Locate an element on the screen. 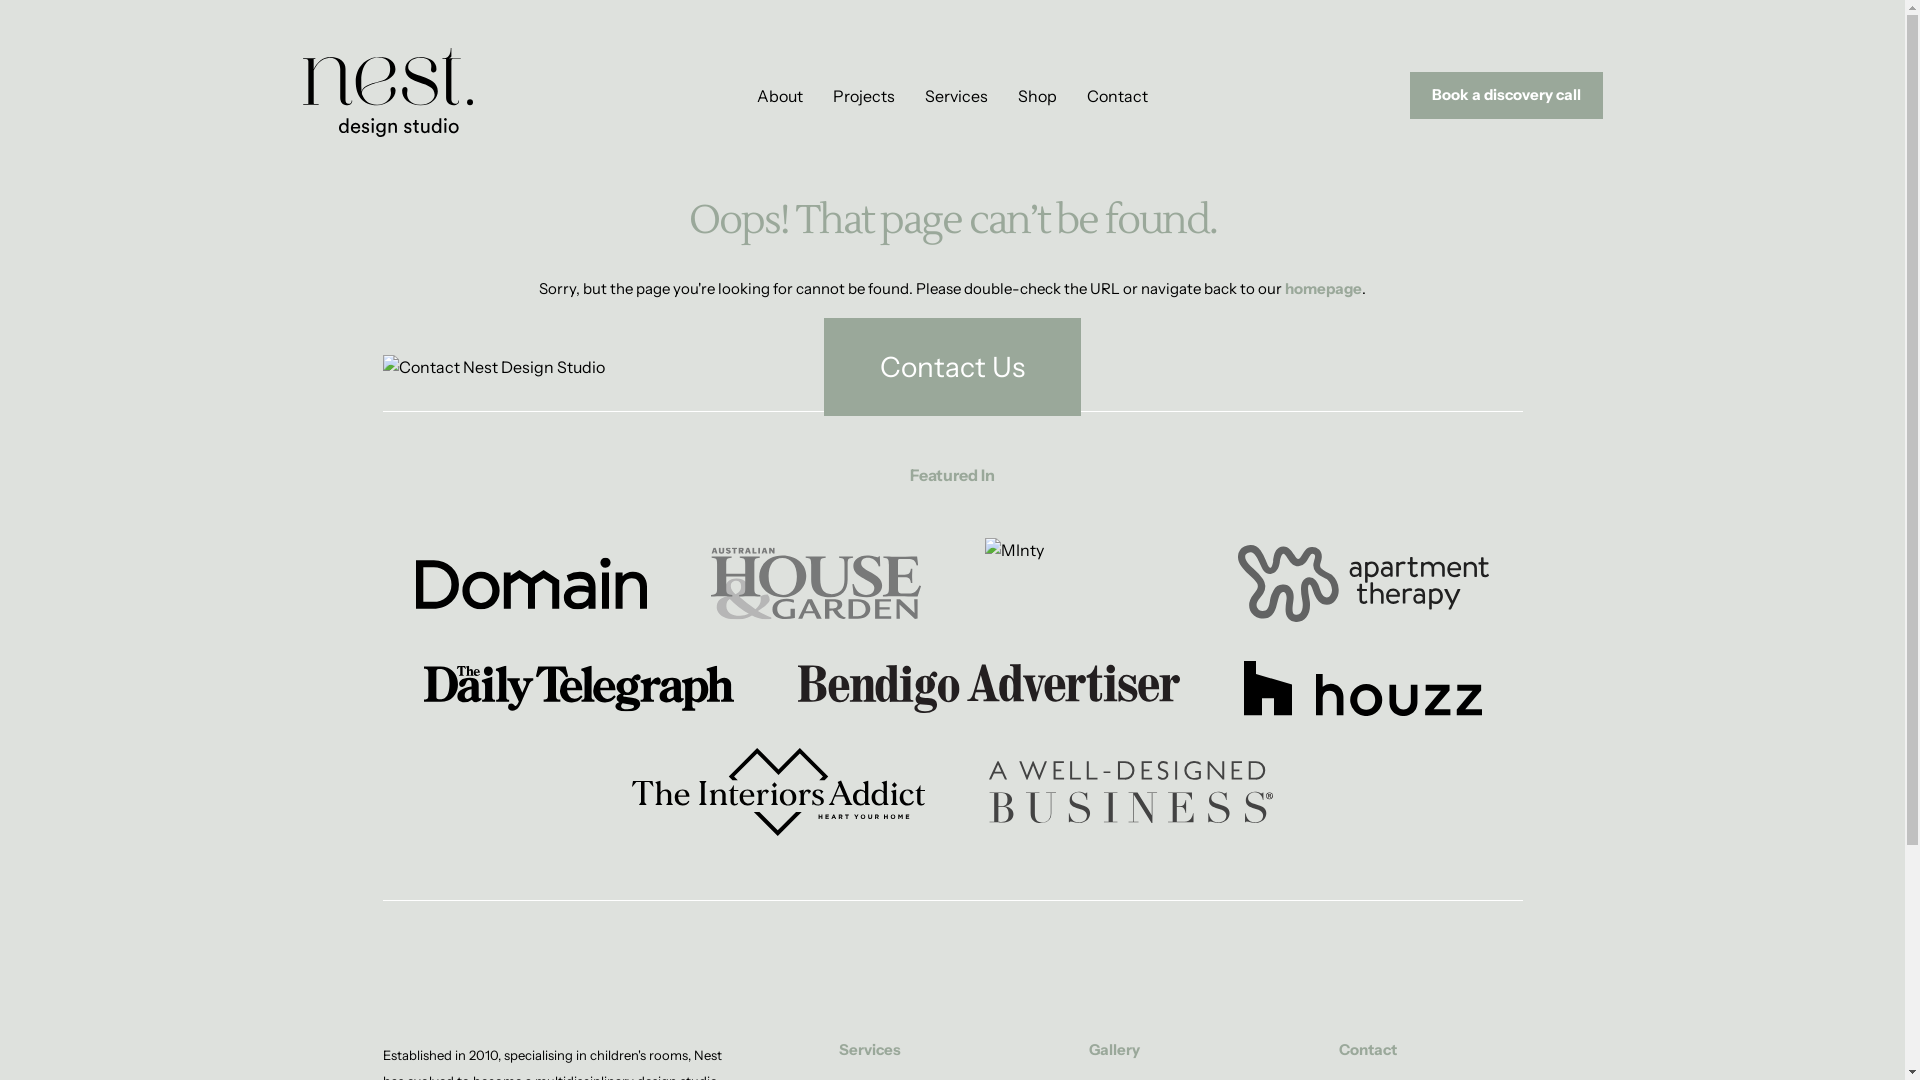 Image resolution: width=1920 pixels, height=1080 pixels. 'Contact Us' is located at coordinates (824, 366).